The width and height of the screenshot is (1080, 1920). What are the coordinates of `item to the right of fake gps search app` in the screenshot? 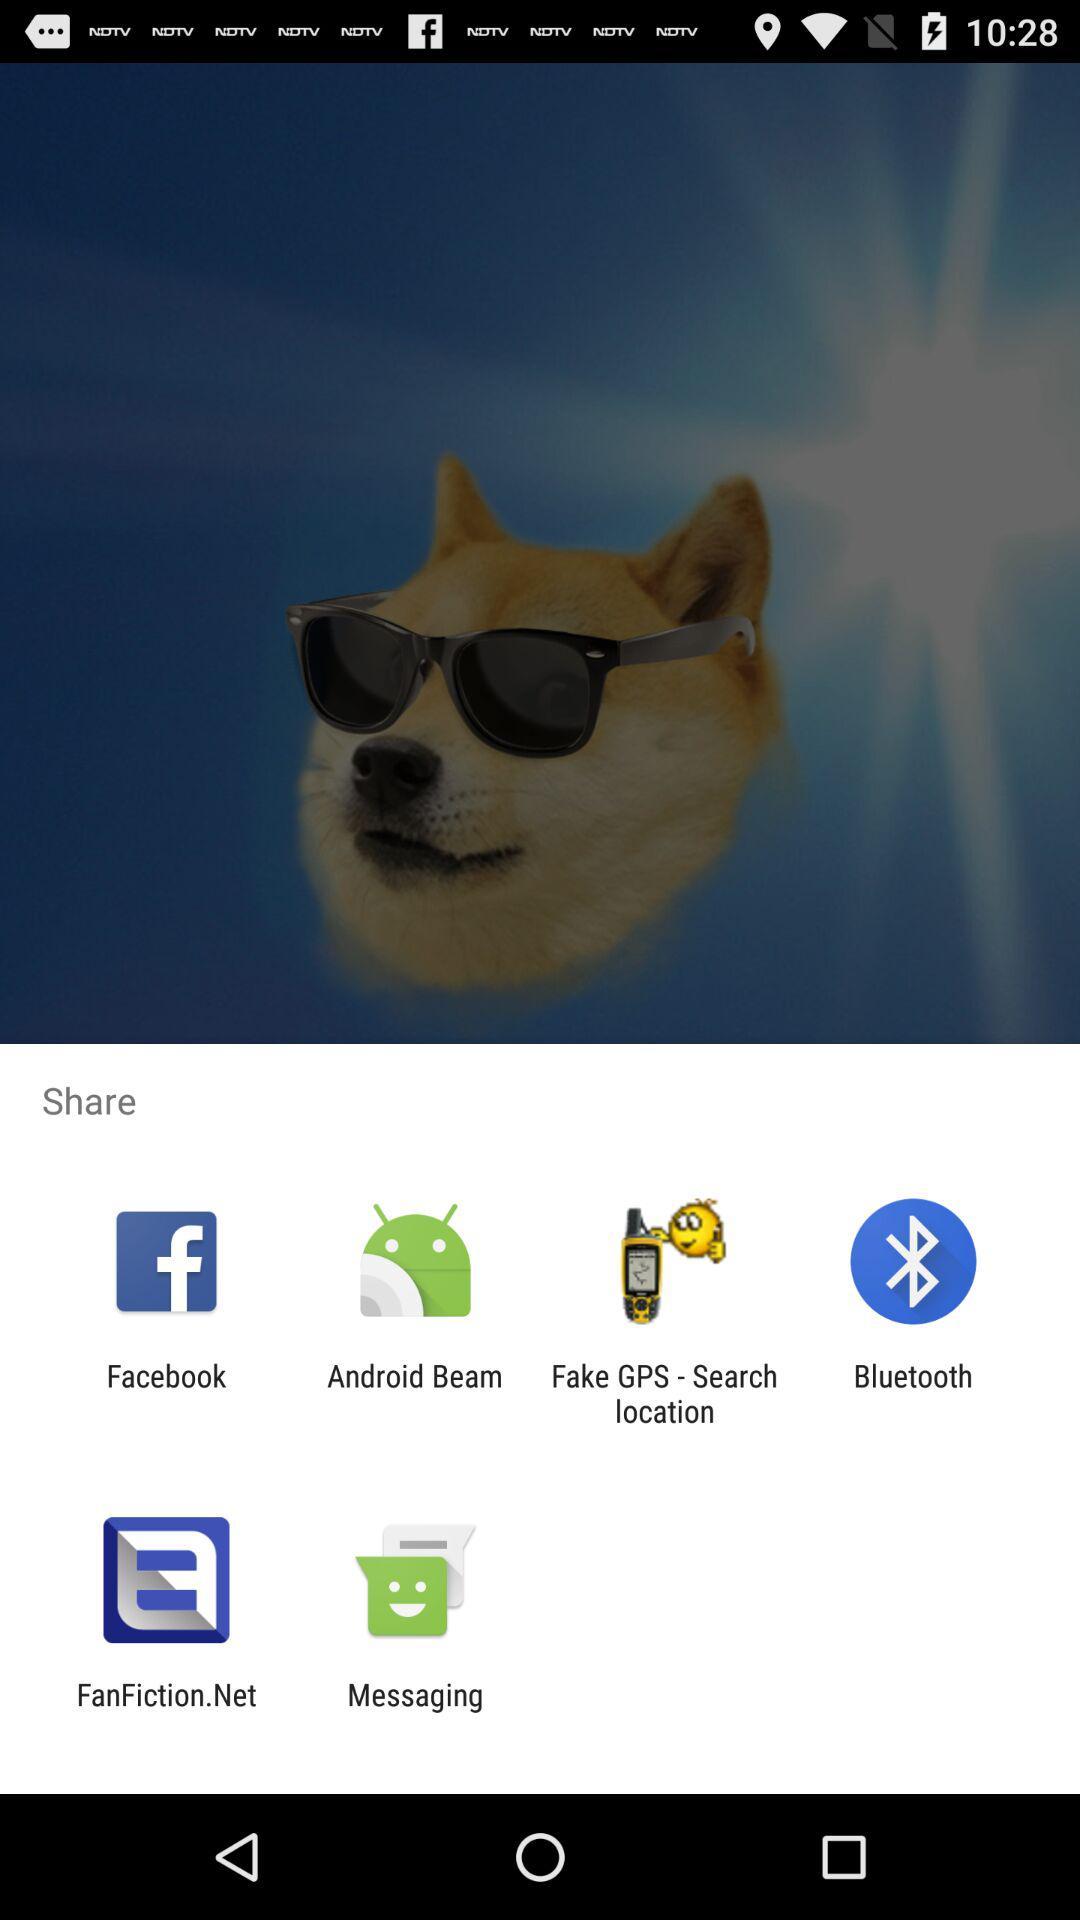 It's located at (913, 1392).